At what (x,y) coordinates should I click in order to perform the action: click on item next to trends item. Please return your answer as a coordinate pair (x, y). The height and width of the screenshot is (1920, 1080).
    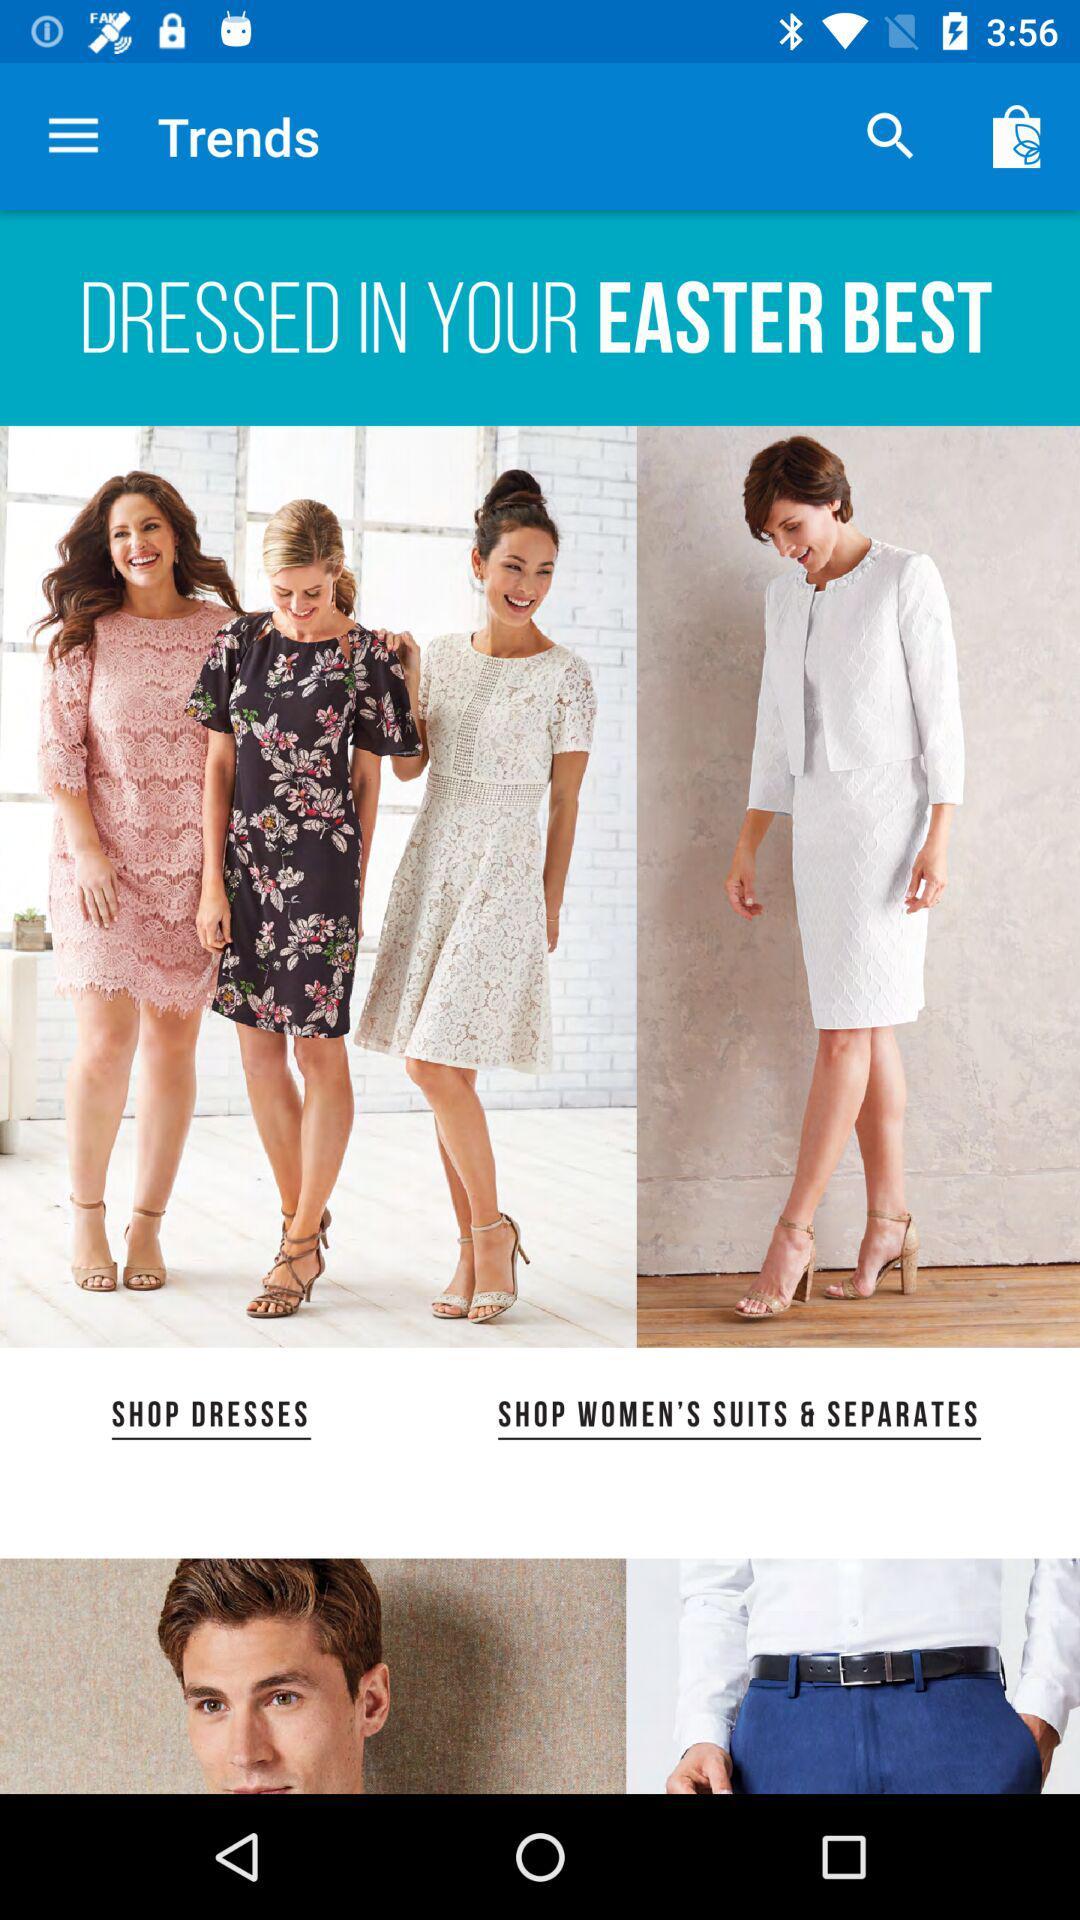
    Looking at the image, I should click on (890, 135).